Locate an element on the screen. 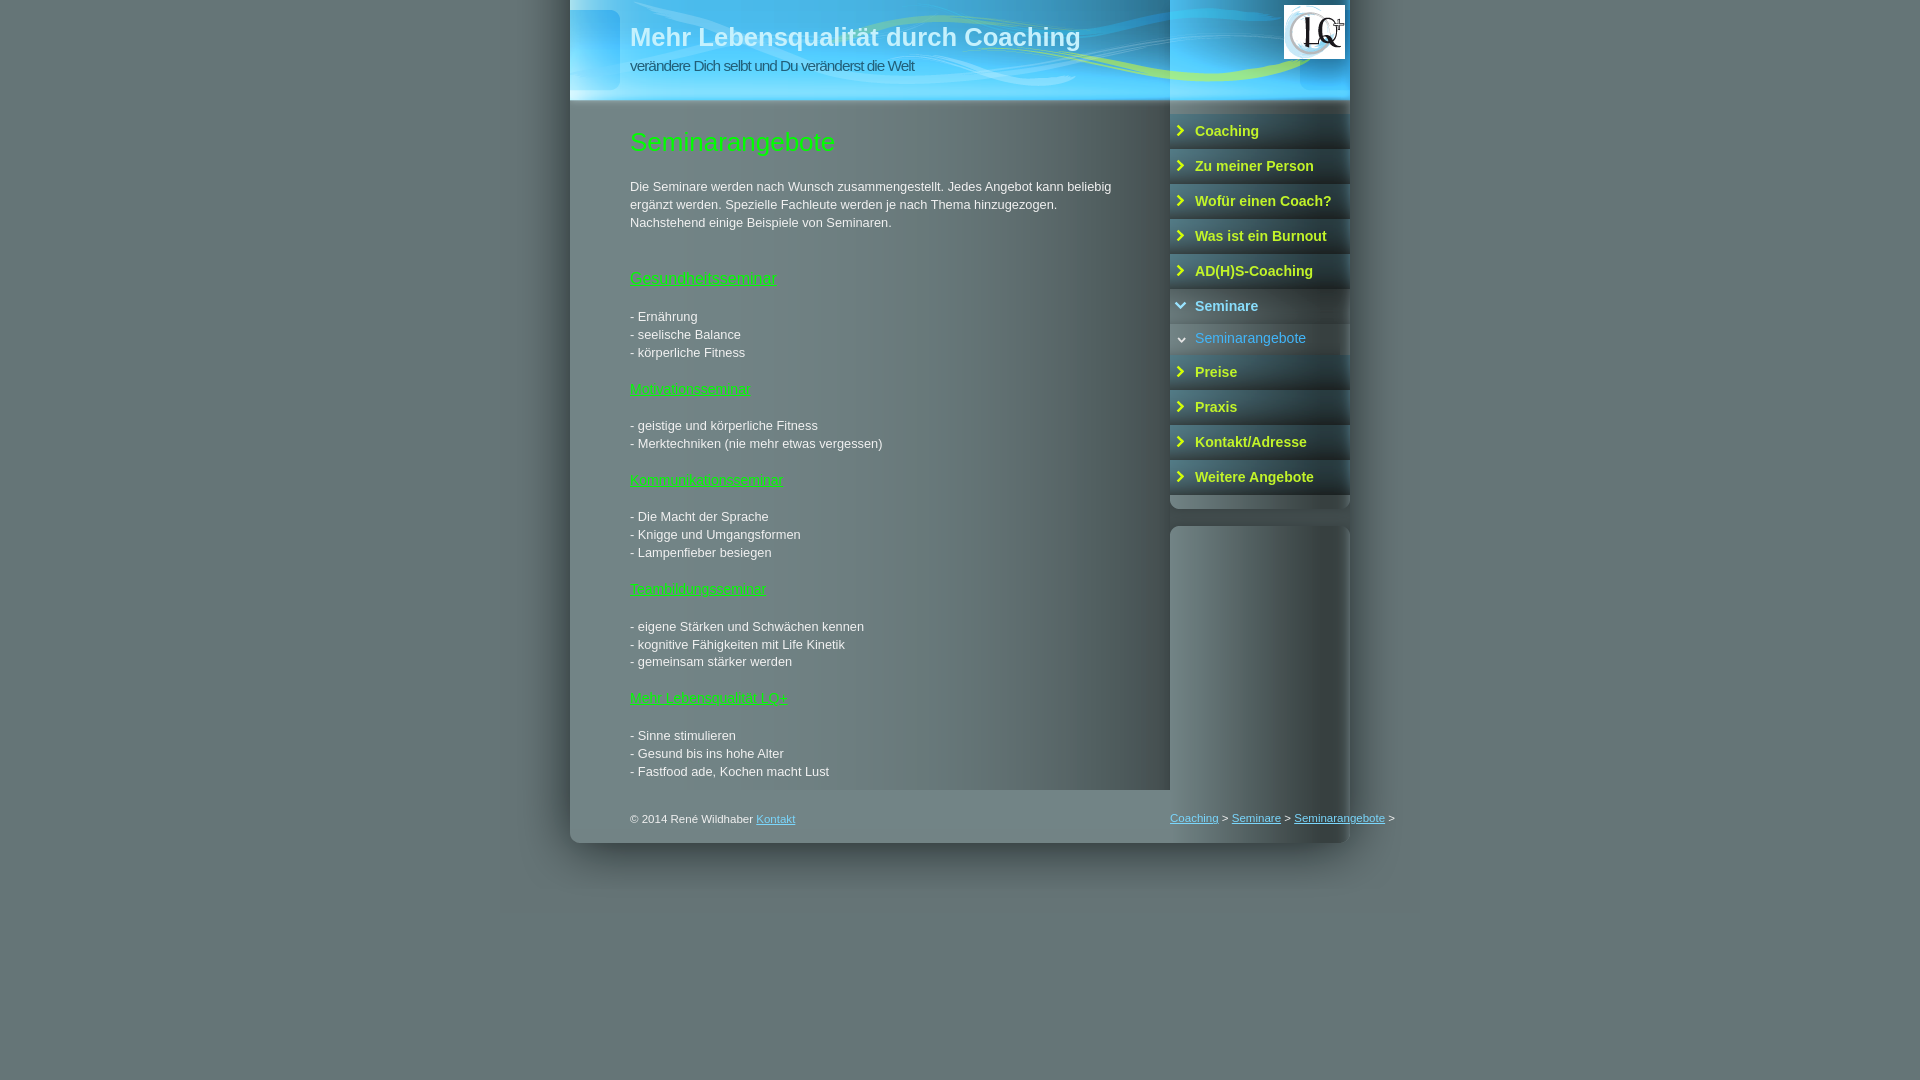 This screenshot has width=1920, height=1080. 'AD(H)S-Coaching' is located at coordinates (1258, 271).